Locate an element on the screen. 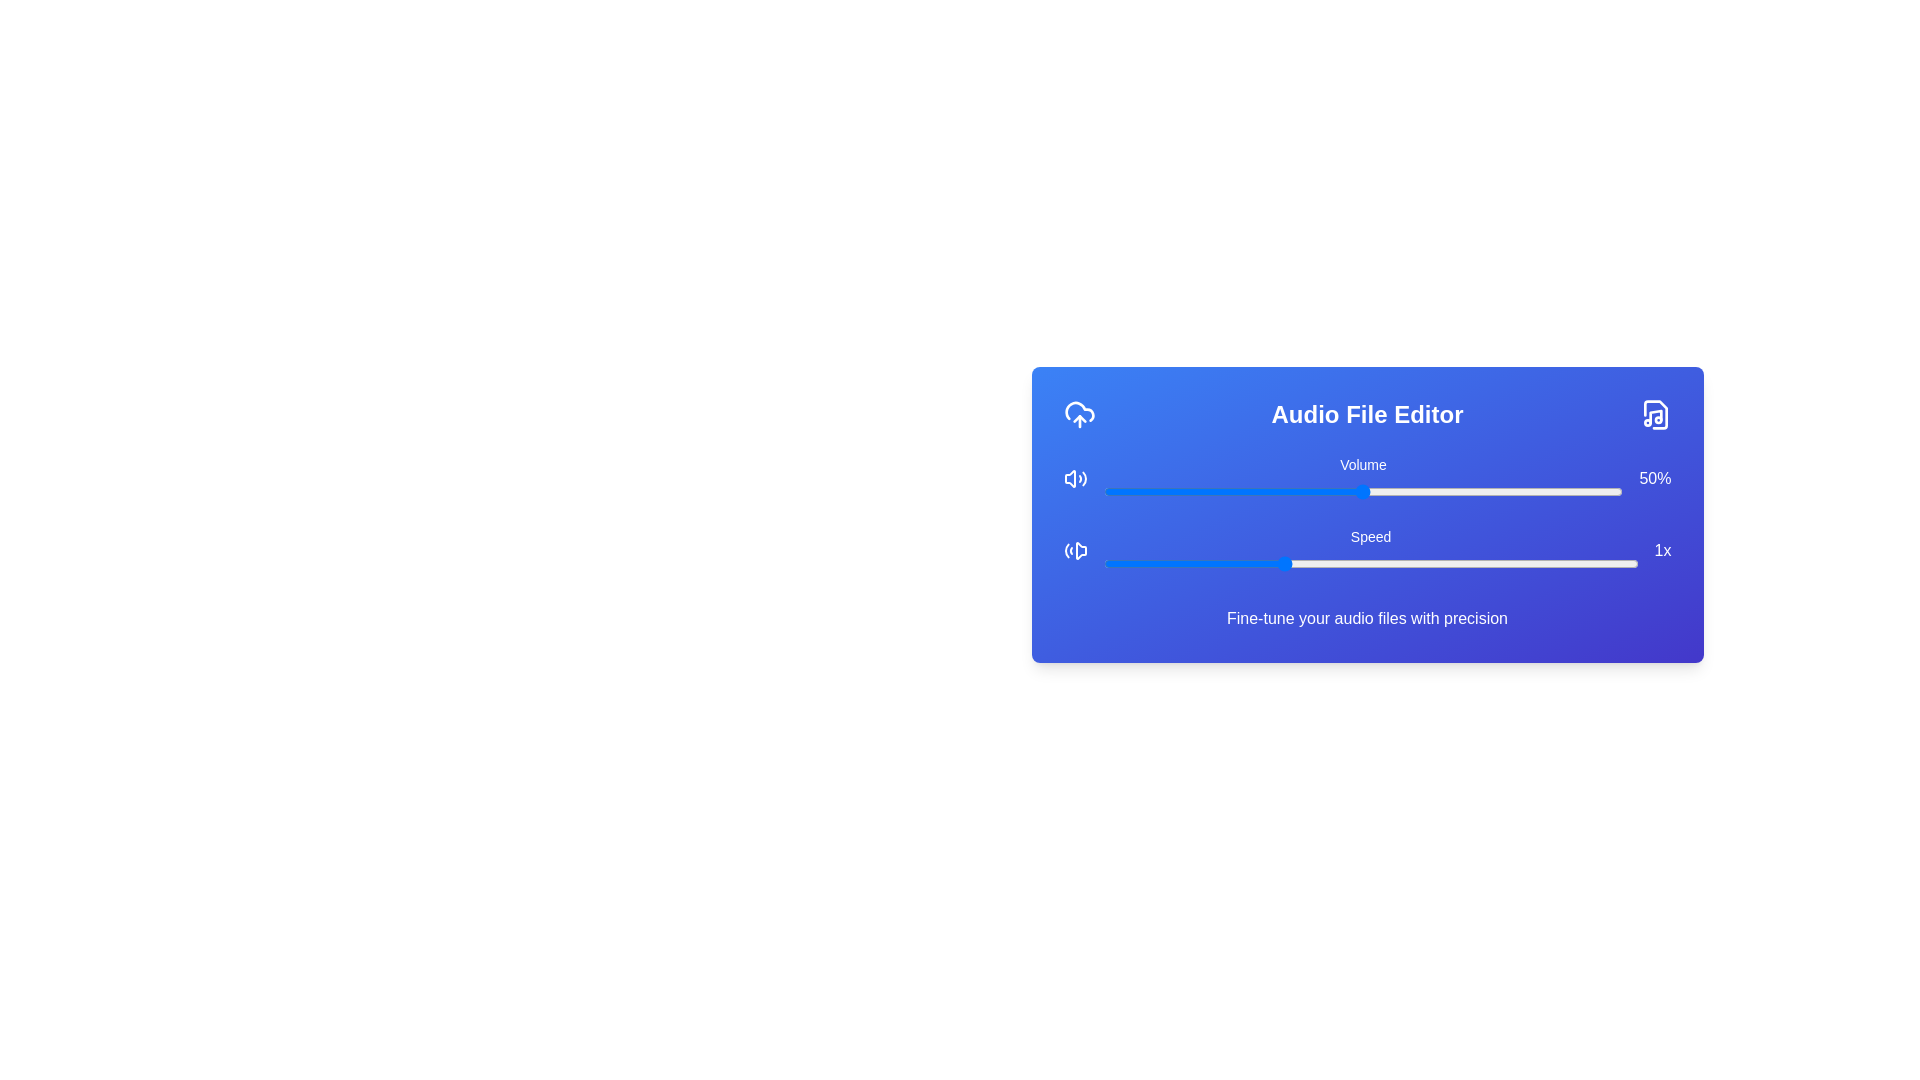 The height and width of the screenshot is (1080, 1920). the music note icon located at the top-right corner of the AudioEditor component is located at coordinates (1655, 414).